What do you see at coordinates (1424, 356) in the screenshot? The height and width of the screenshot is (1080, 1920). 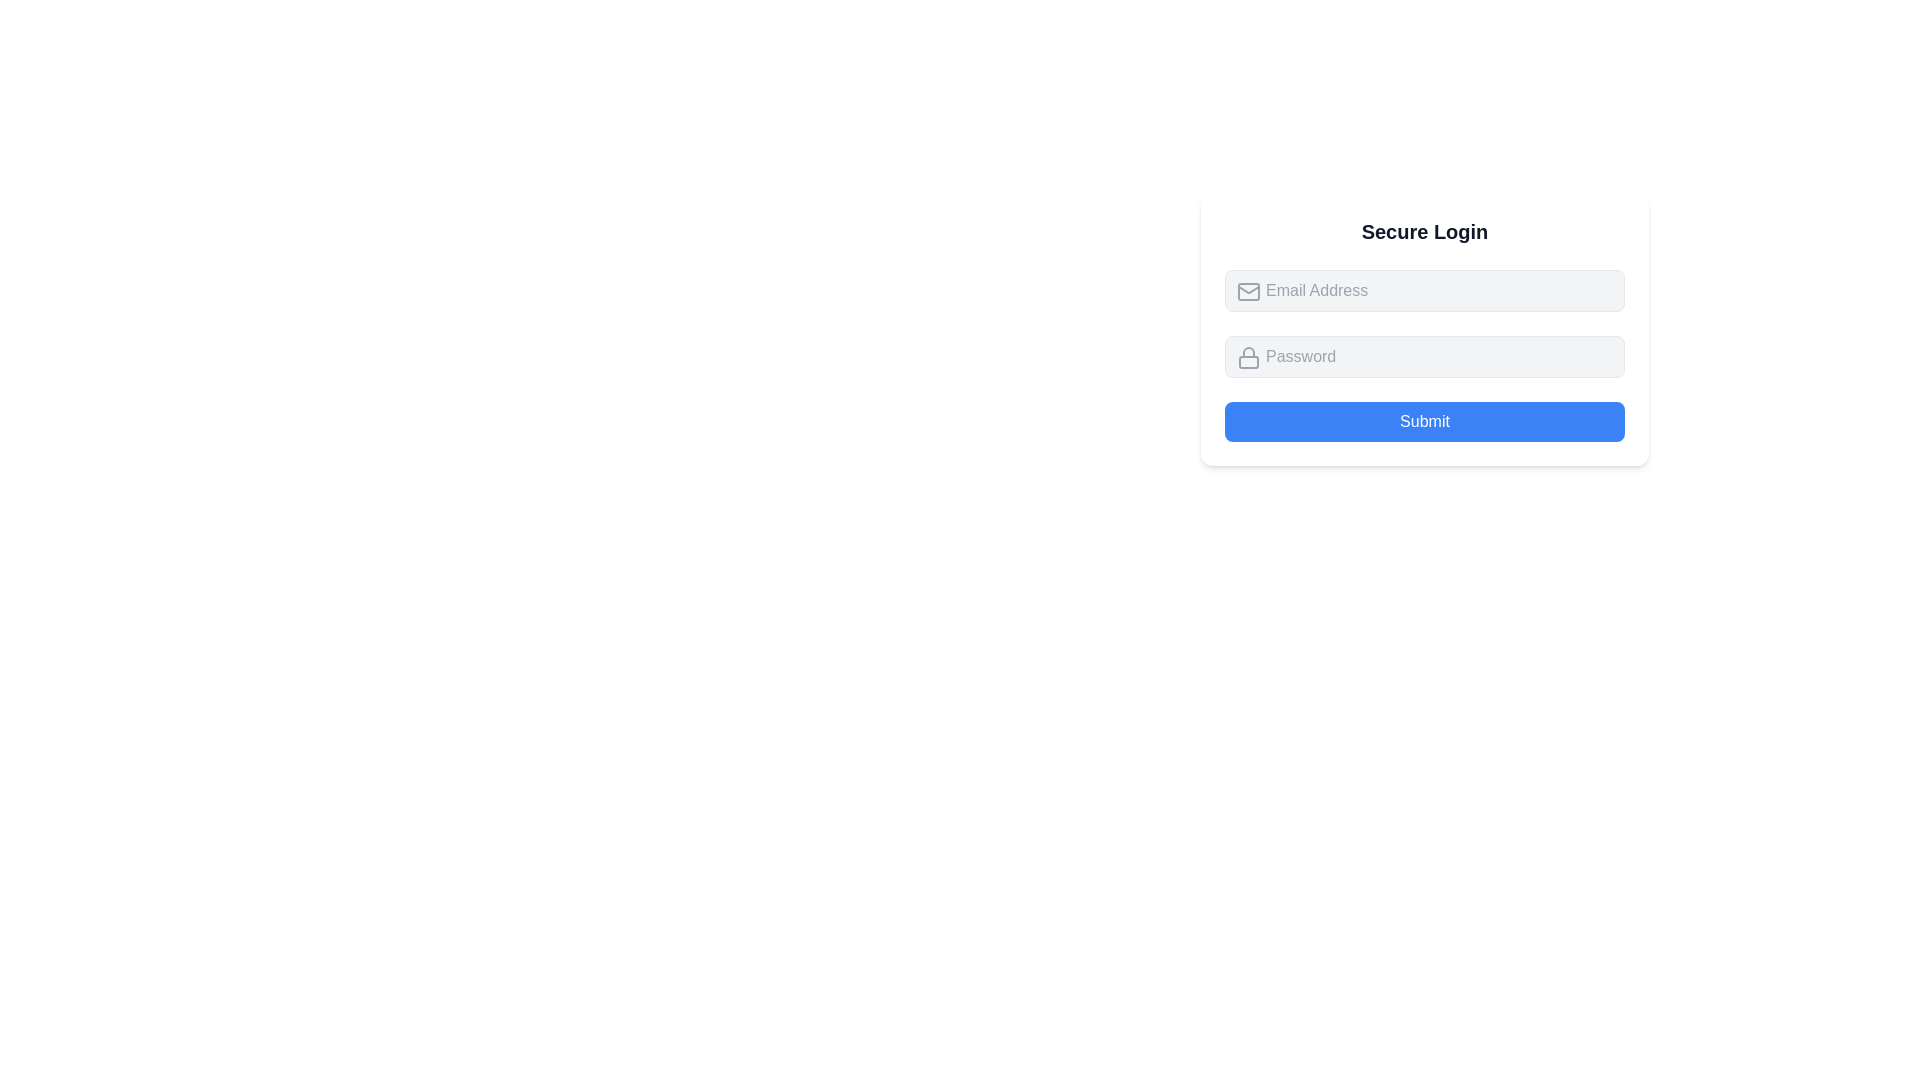 I see `the Password input field, which is the second field in the login form, located below the 'Email Address' field and above the 'Submit' button, to trigger visual responses` at bounding box center [1424, 356].